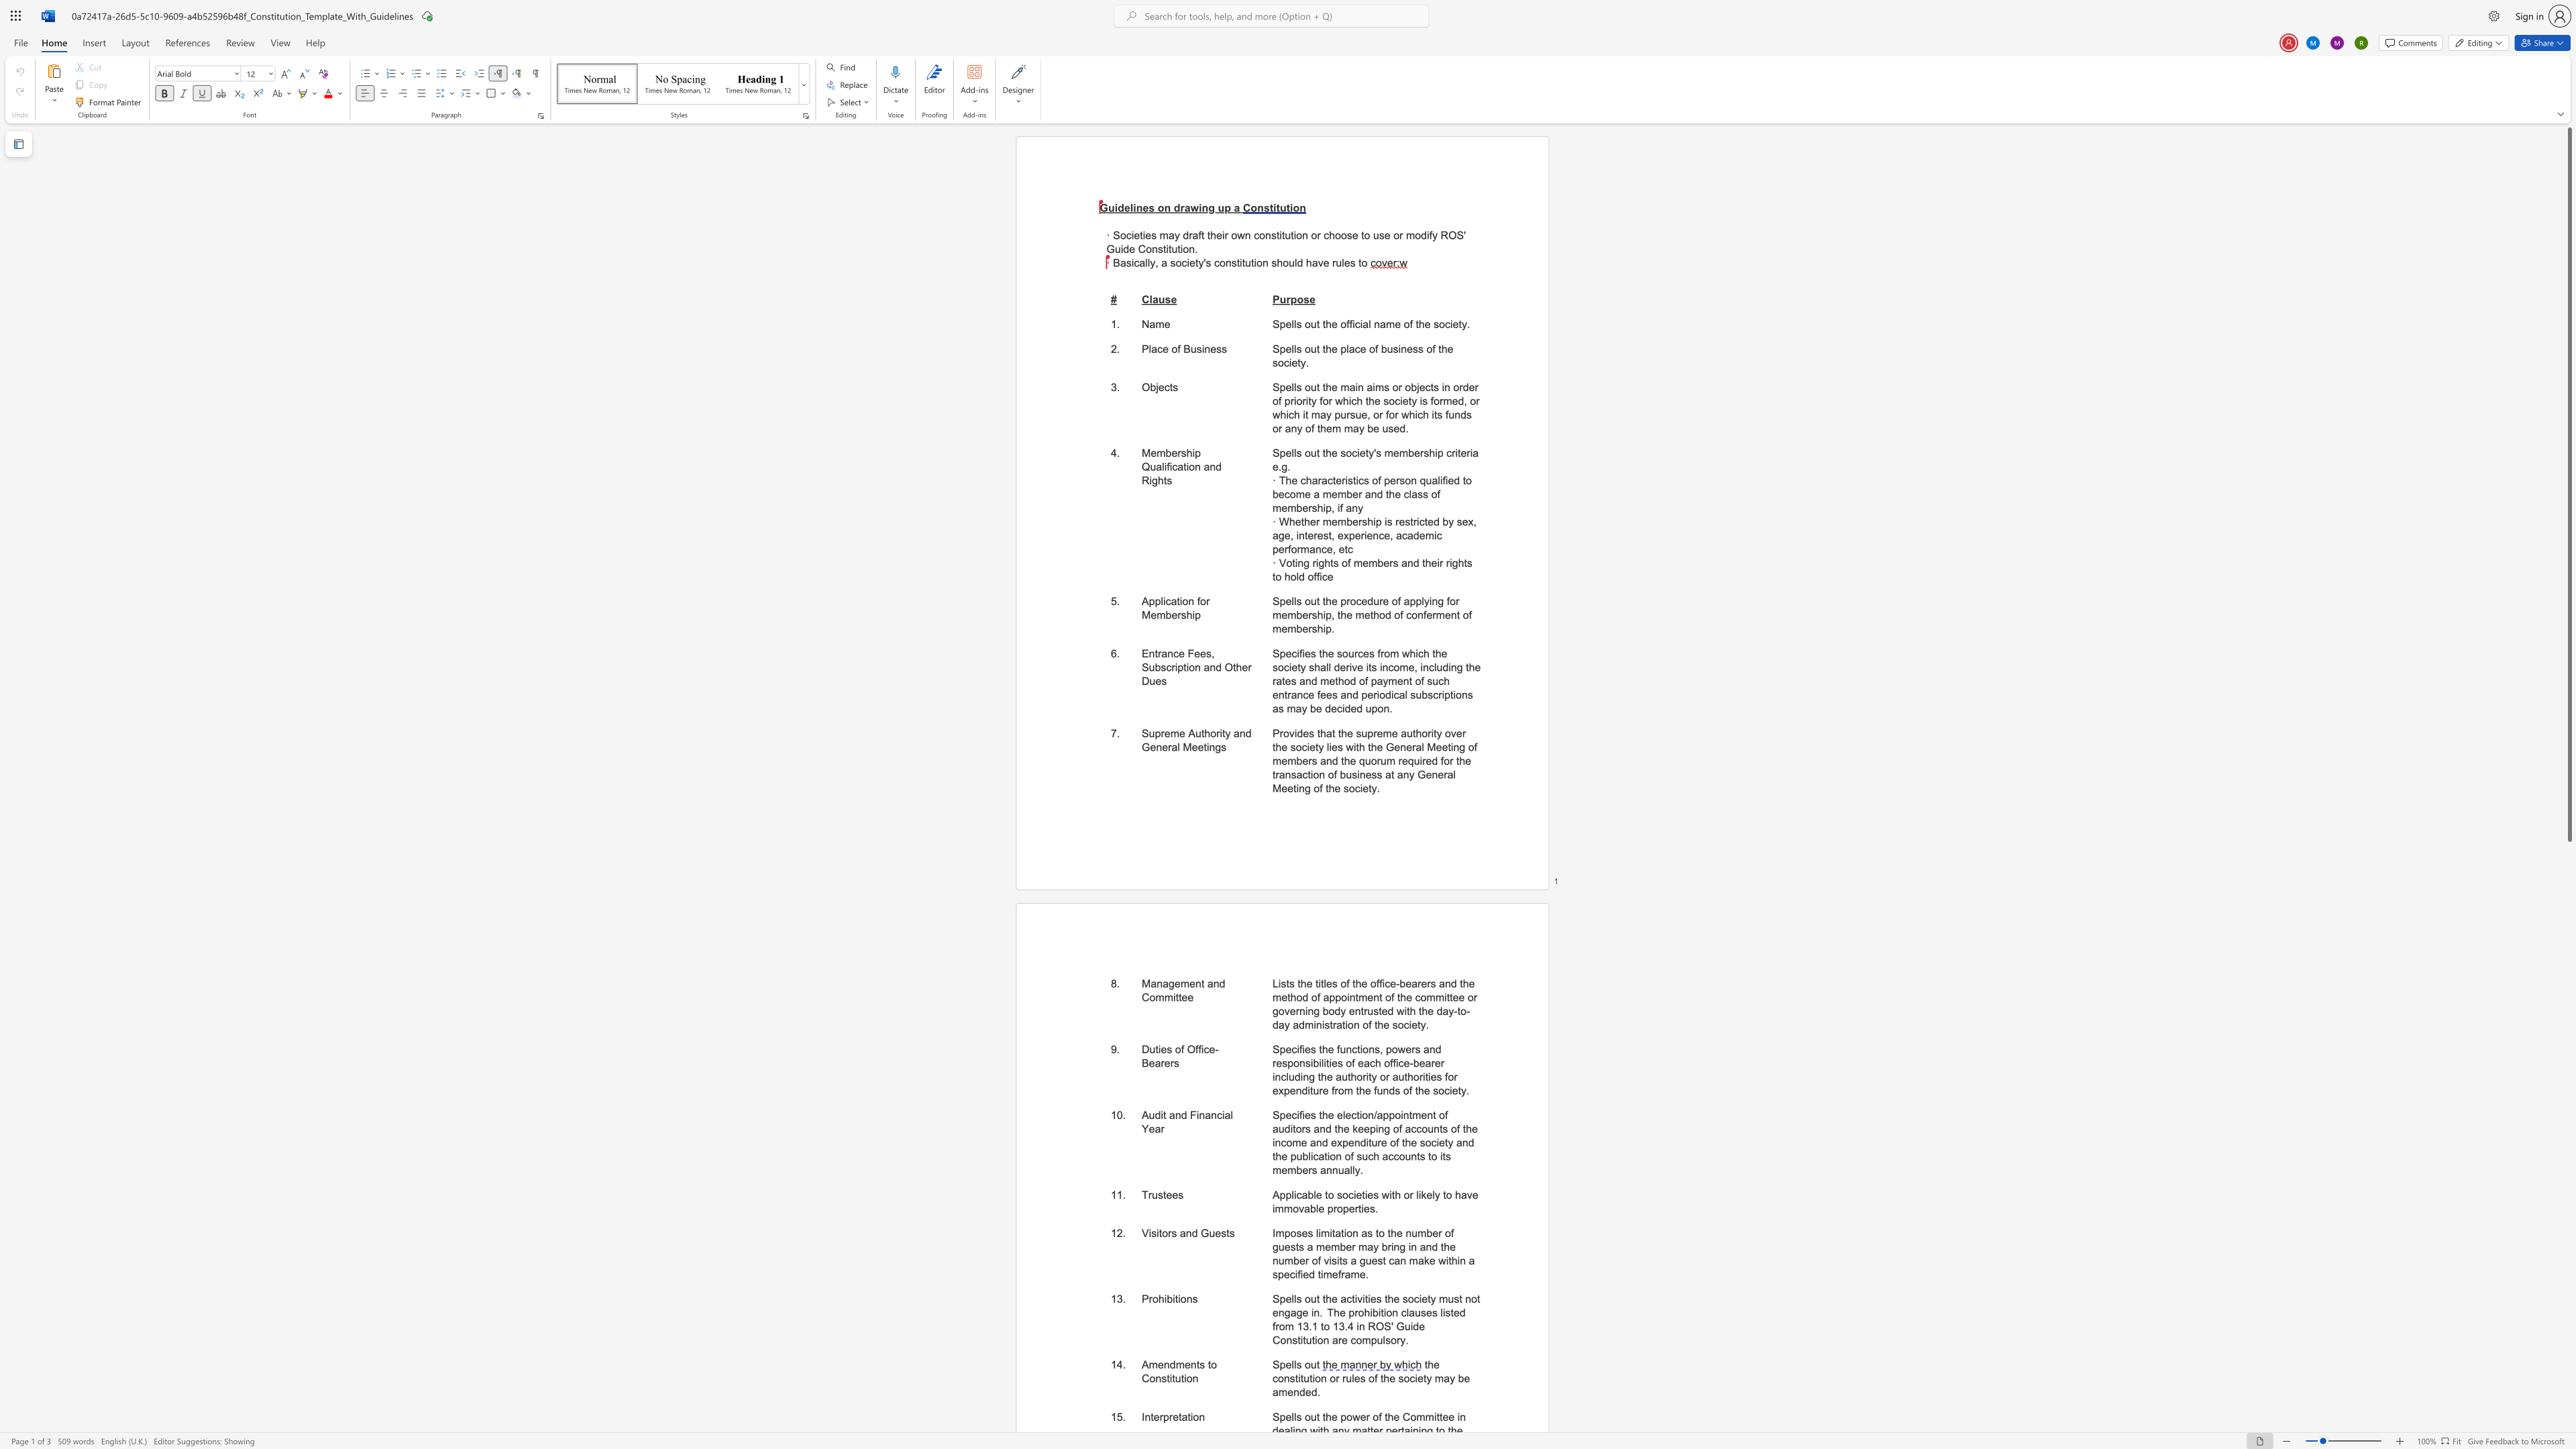  What do you see at coordinates (1163, 1363) in the screenshot?
I see `the subset text "ndments to Con" within the text "Amendments to Constitution"` at bounding box center [1163, 1363].